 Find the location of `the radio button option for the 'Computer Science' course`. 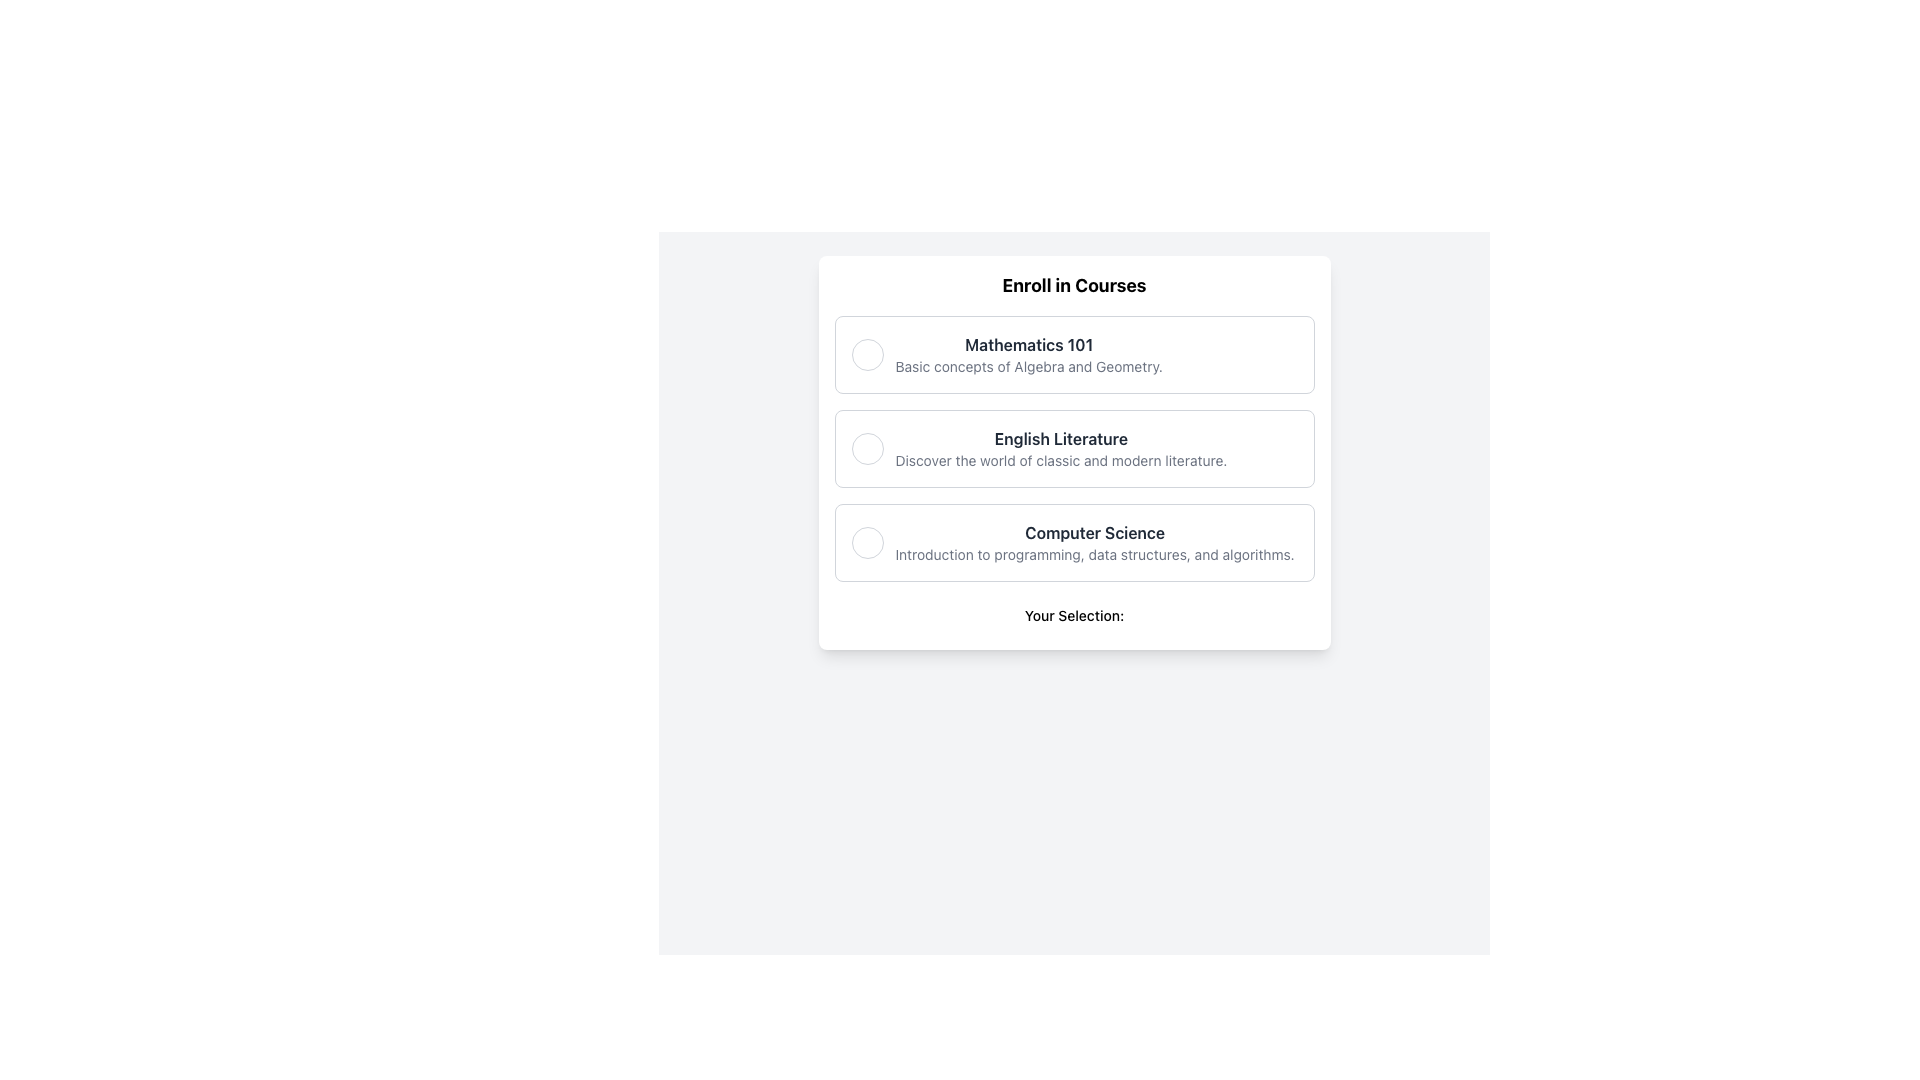

the radio button option for the 'Computer Science' course is located at coordinates (1073, 543).